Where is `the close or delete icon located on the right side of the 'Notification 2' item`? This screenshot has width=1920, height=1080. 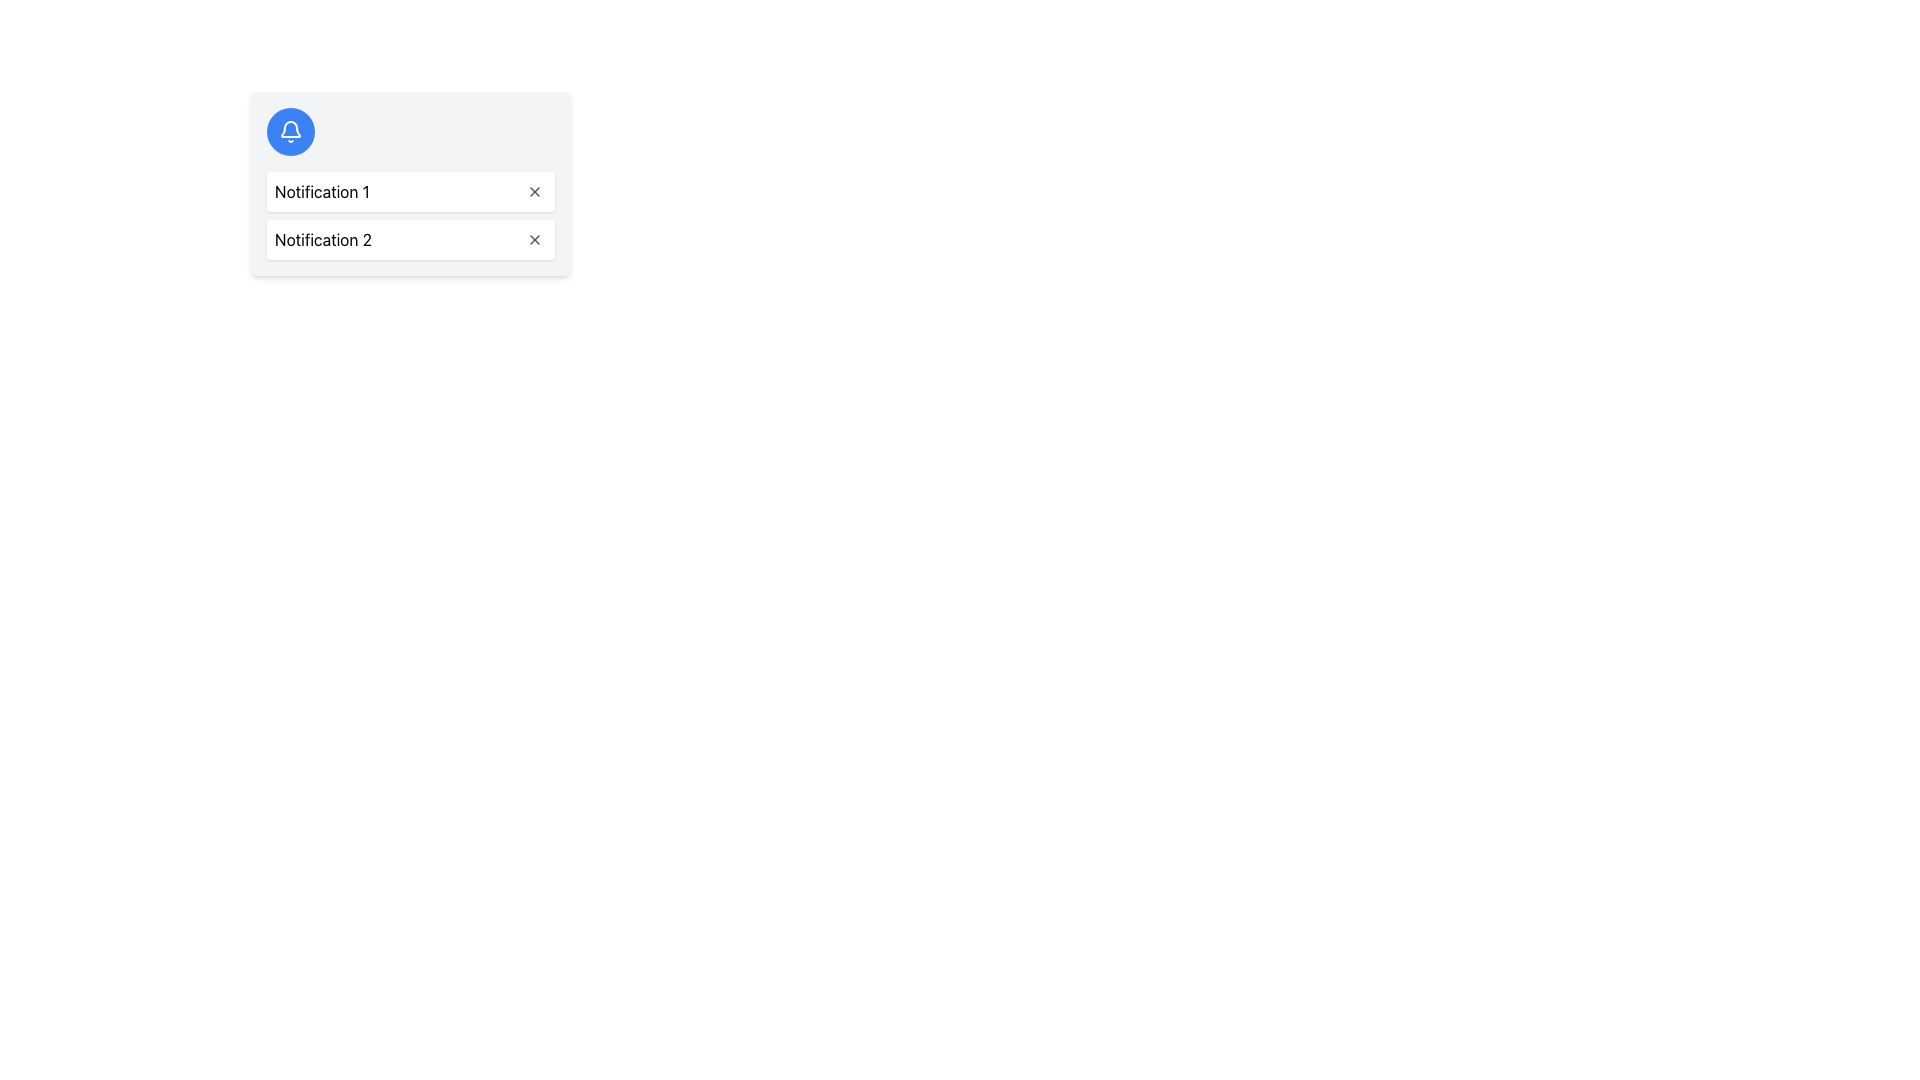 the close or delete icon located on the right side of the 'Notification 2' item is located at coordinates (534, 238).